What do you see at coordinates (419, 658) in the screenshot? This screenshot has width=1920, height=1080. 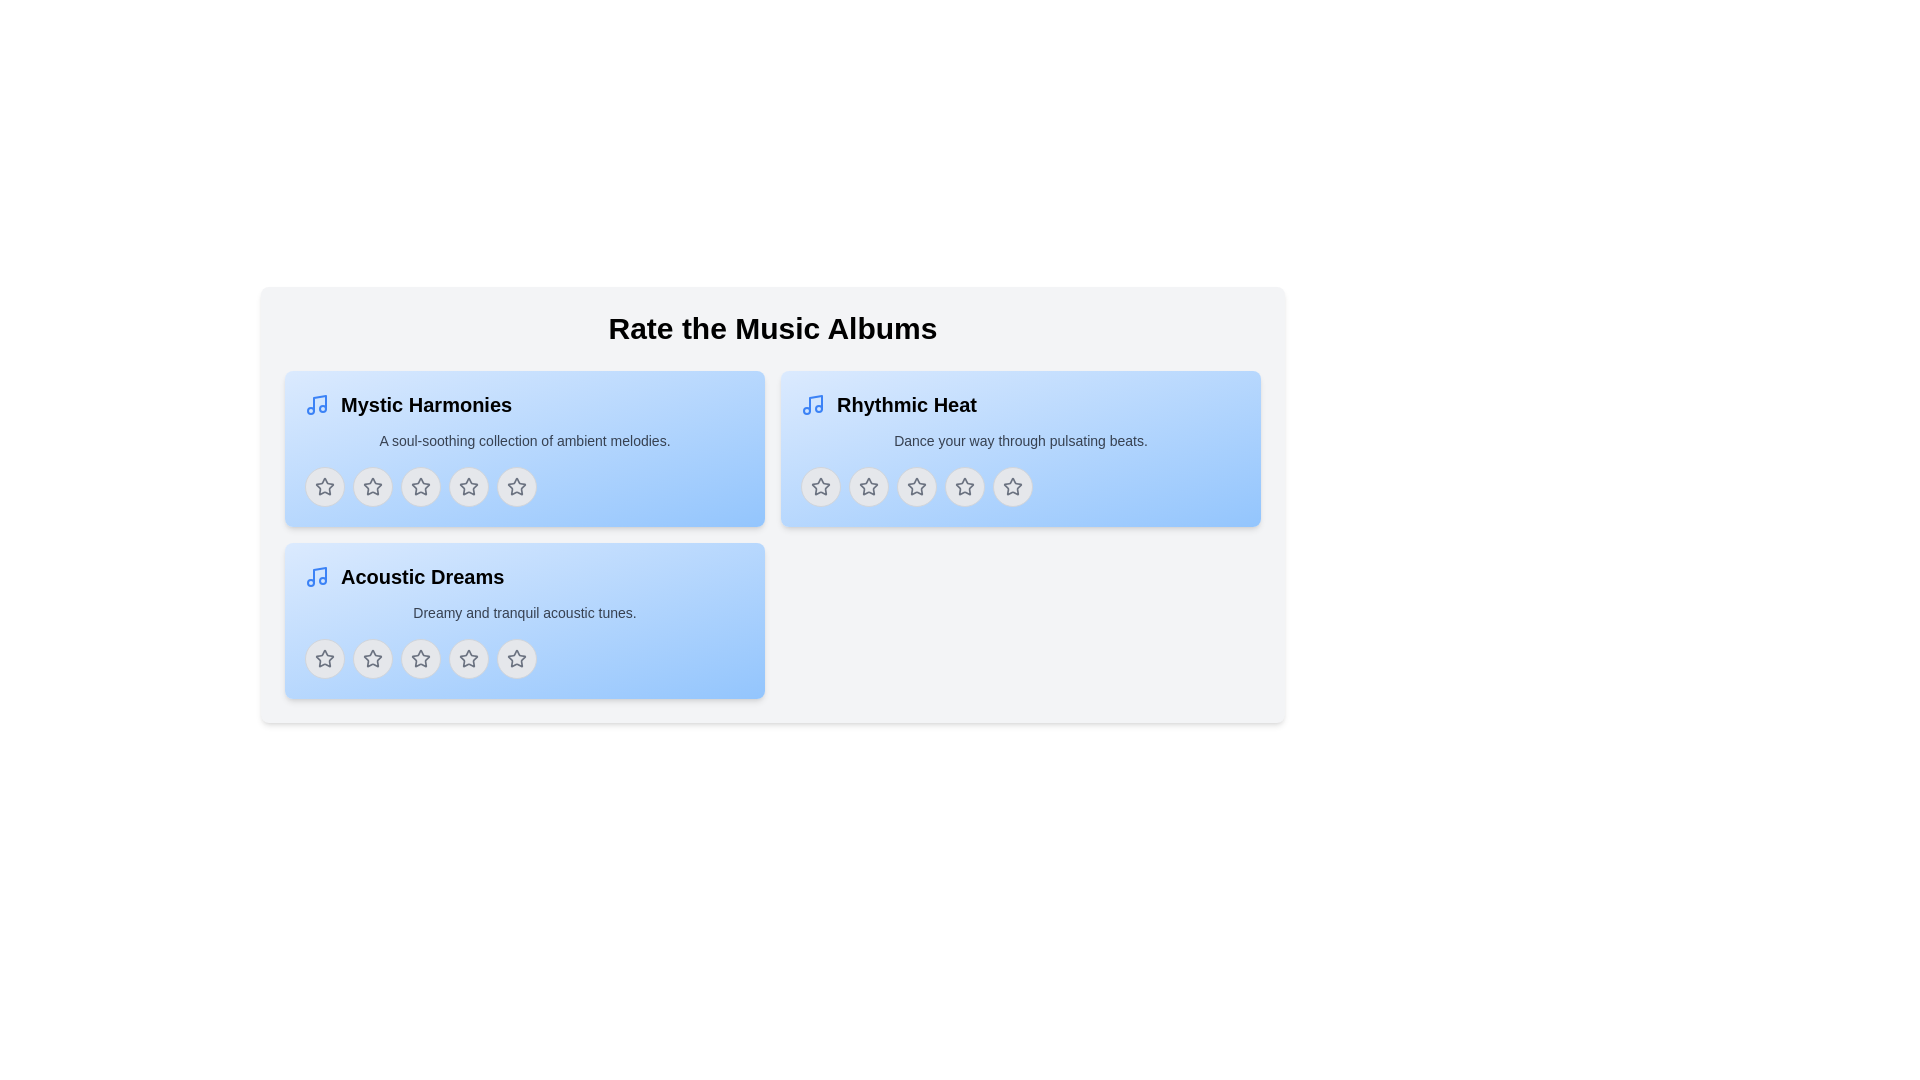 I see `on the third star-shaped rating icon in the 'Acoustic Dreams' section` at bounding box center [419, 658].